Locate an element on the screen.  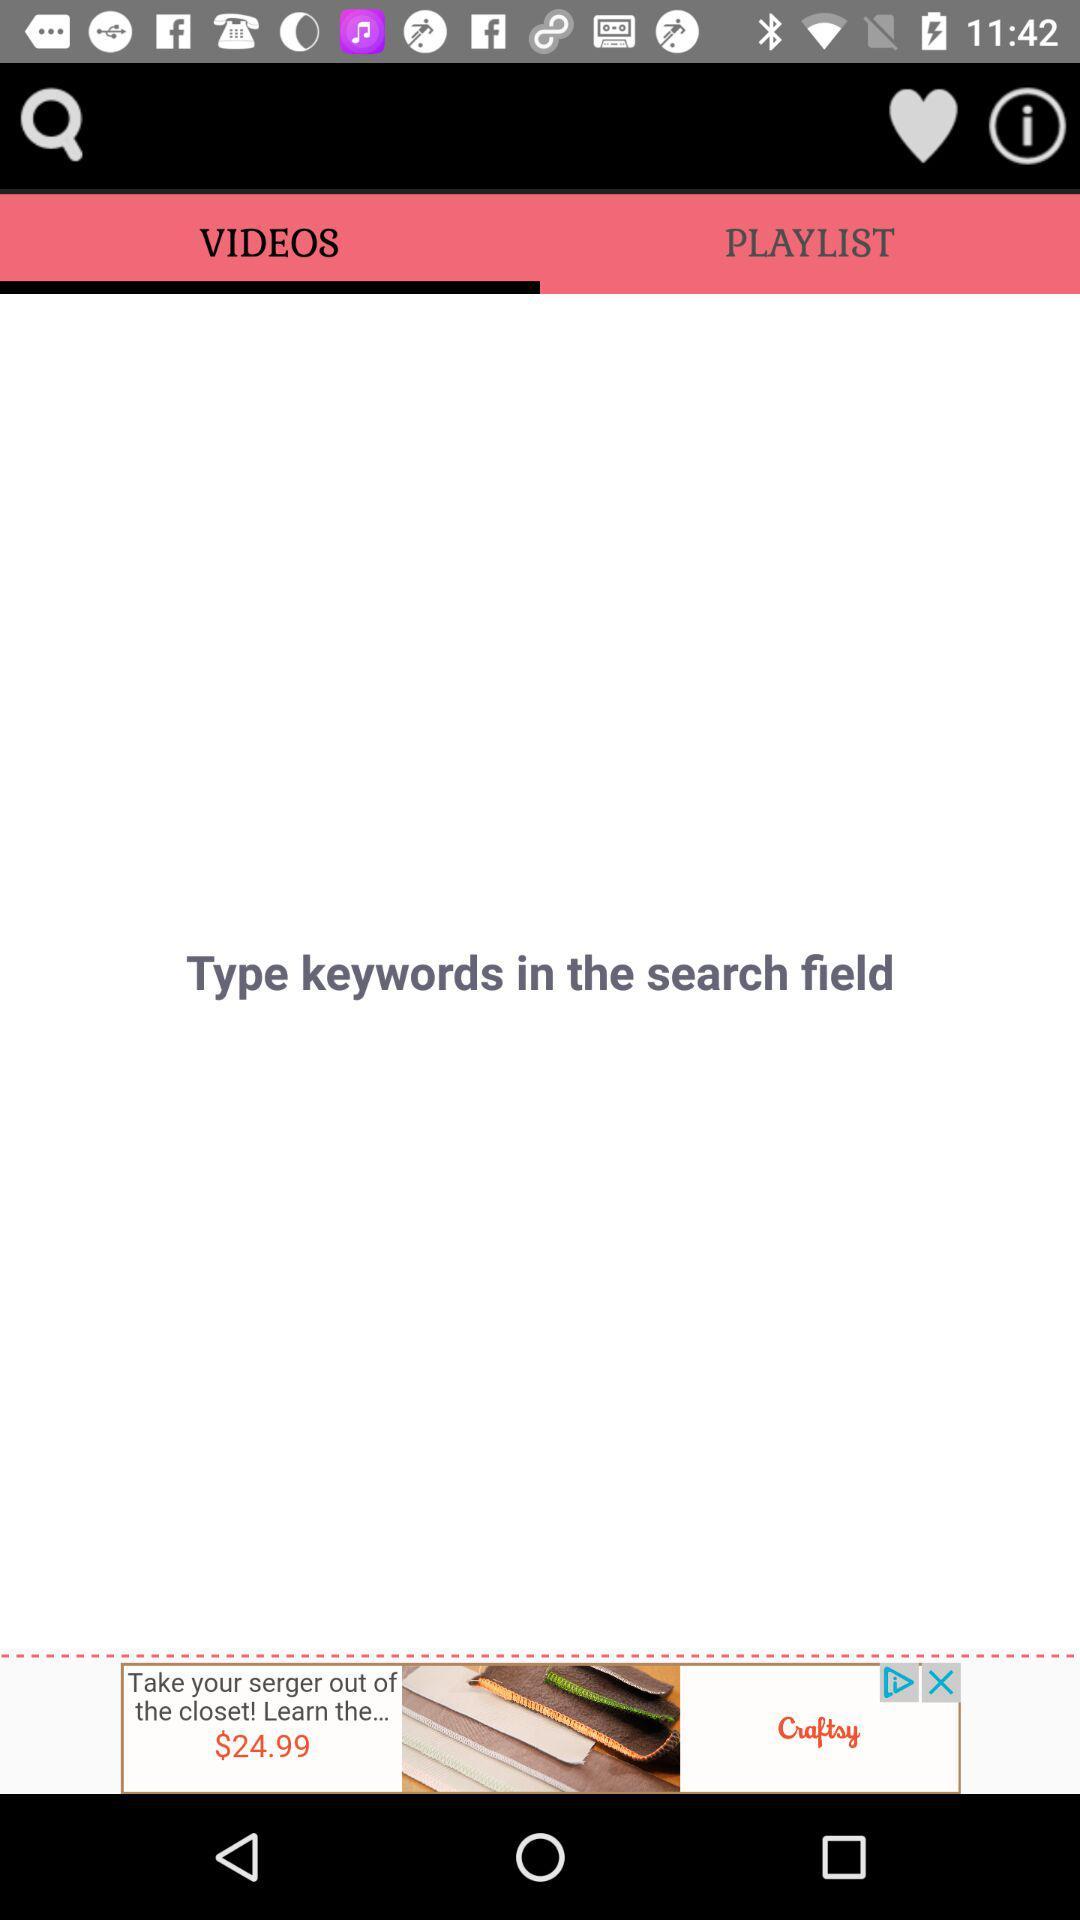
to favorites is located at coordinates (922, 124).